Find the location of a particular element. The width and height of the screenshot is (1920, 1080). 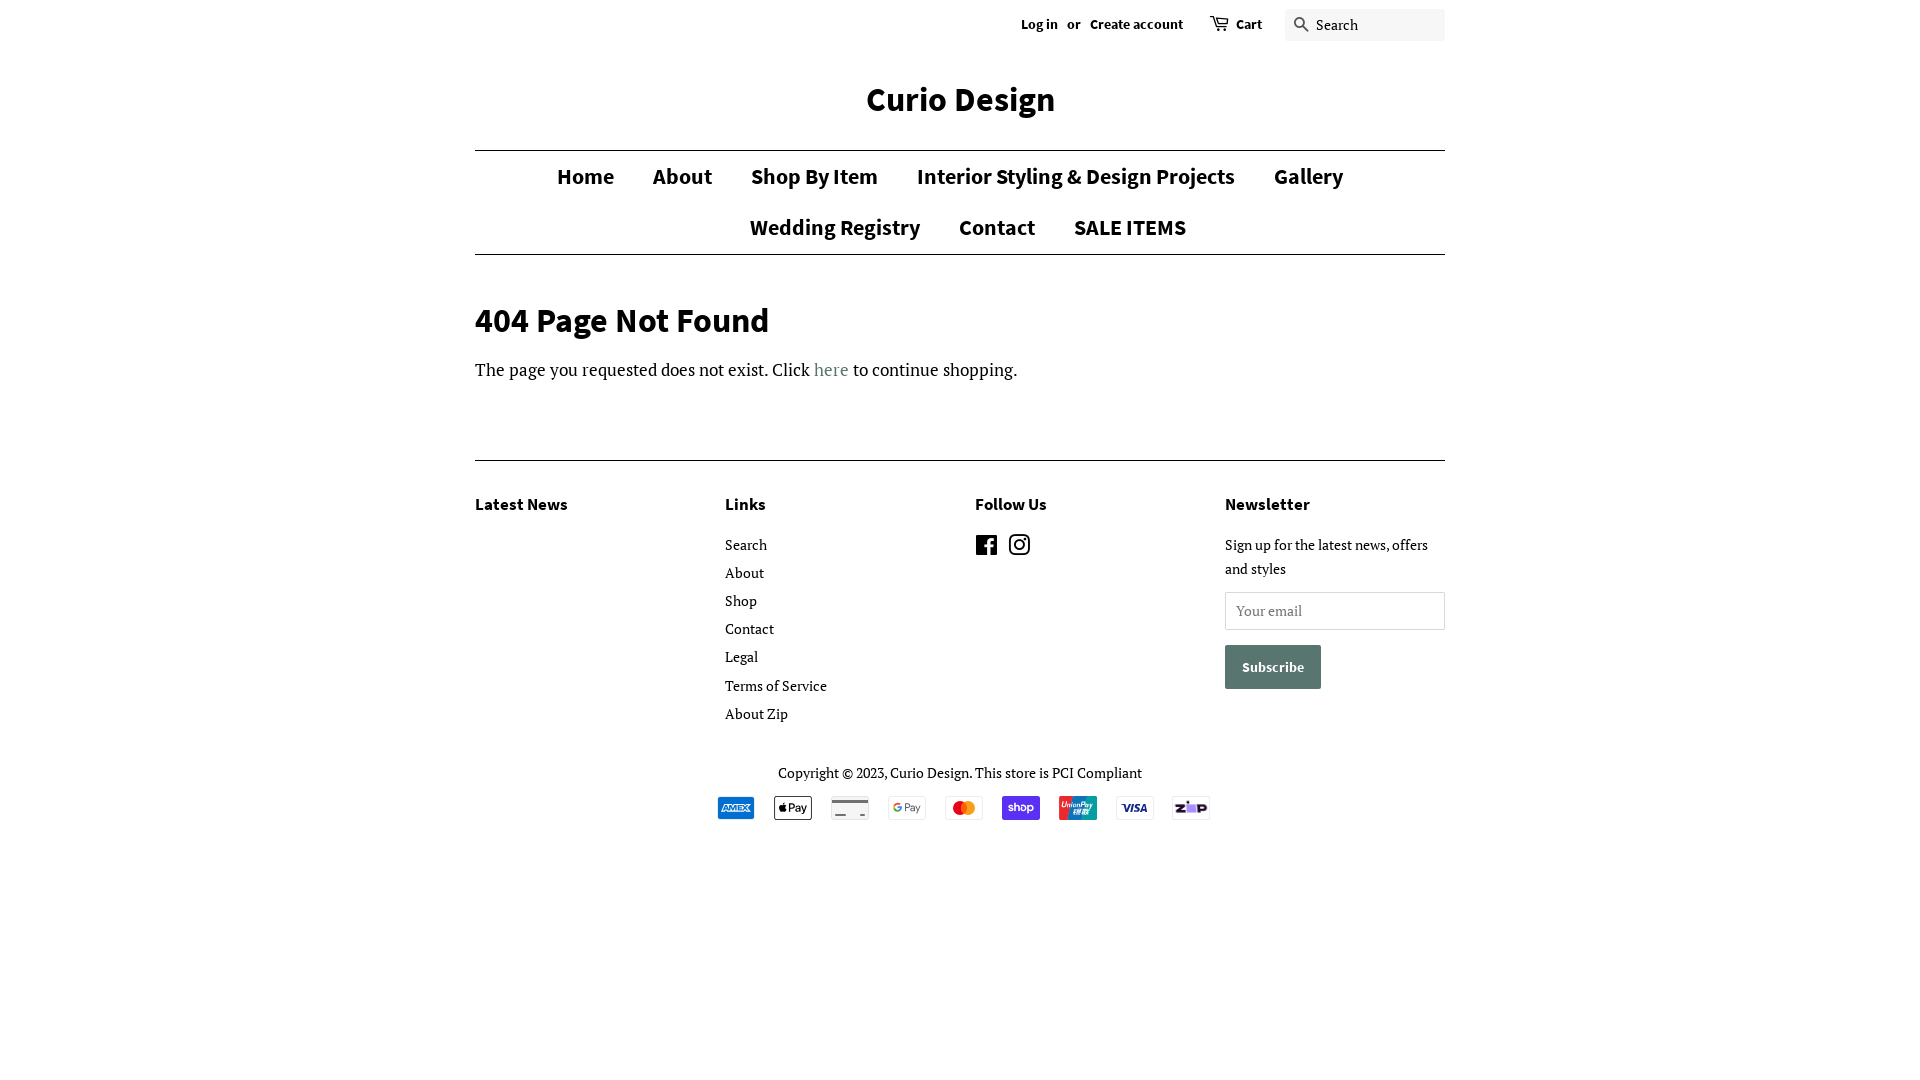

'Create account' is located at coordinates (1136, 23).